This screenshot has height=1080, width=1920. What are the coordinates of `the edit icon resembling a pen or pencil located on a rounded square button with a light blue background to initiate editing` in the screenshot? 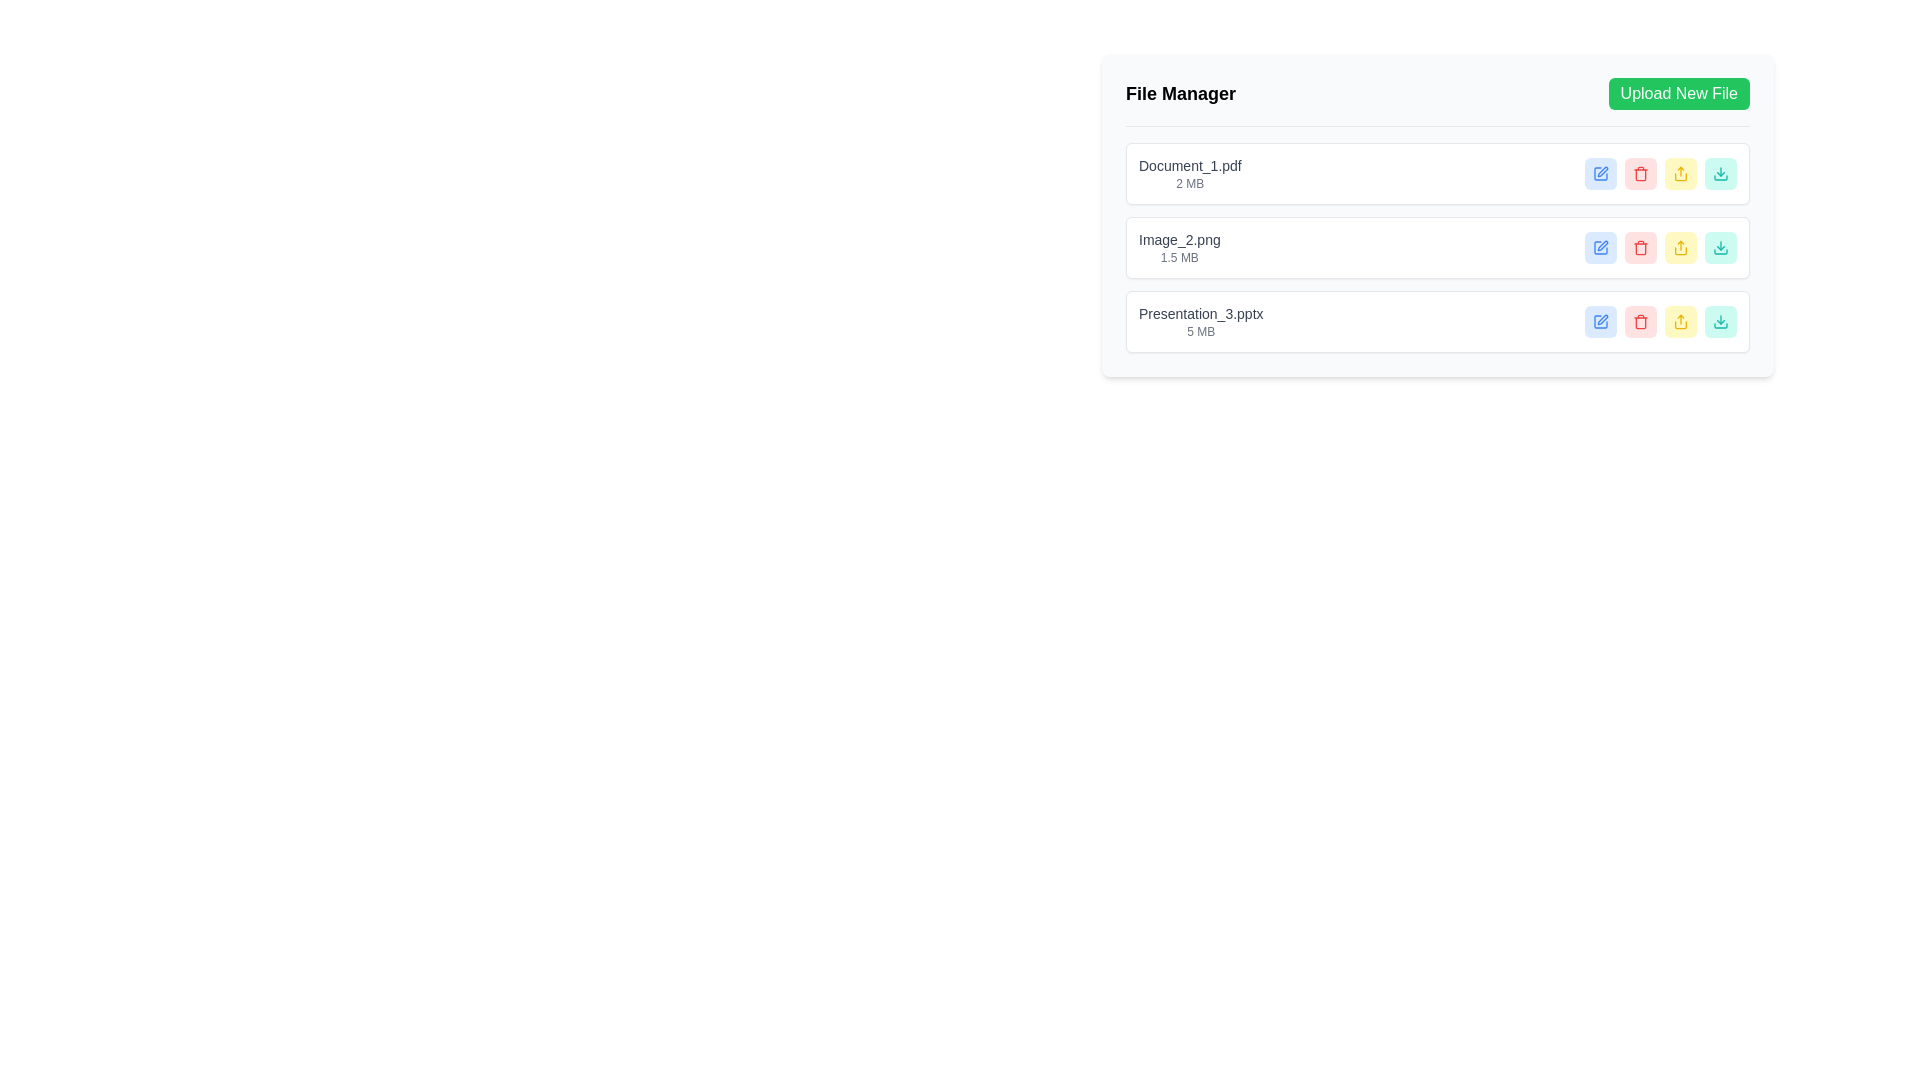 It's located at (1601, 320).